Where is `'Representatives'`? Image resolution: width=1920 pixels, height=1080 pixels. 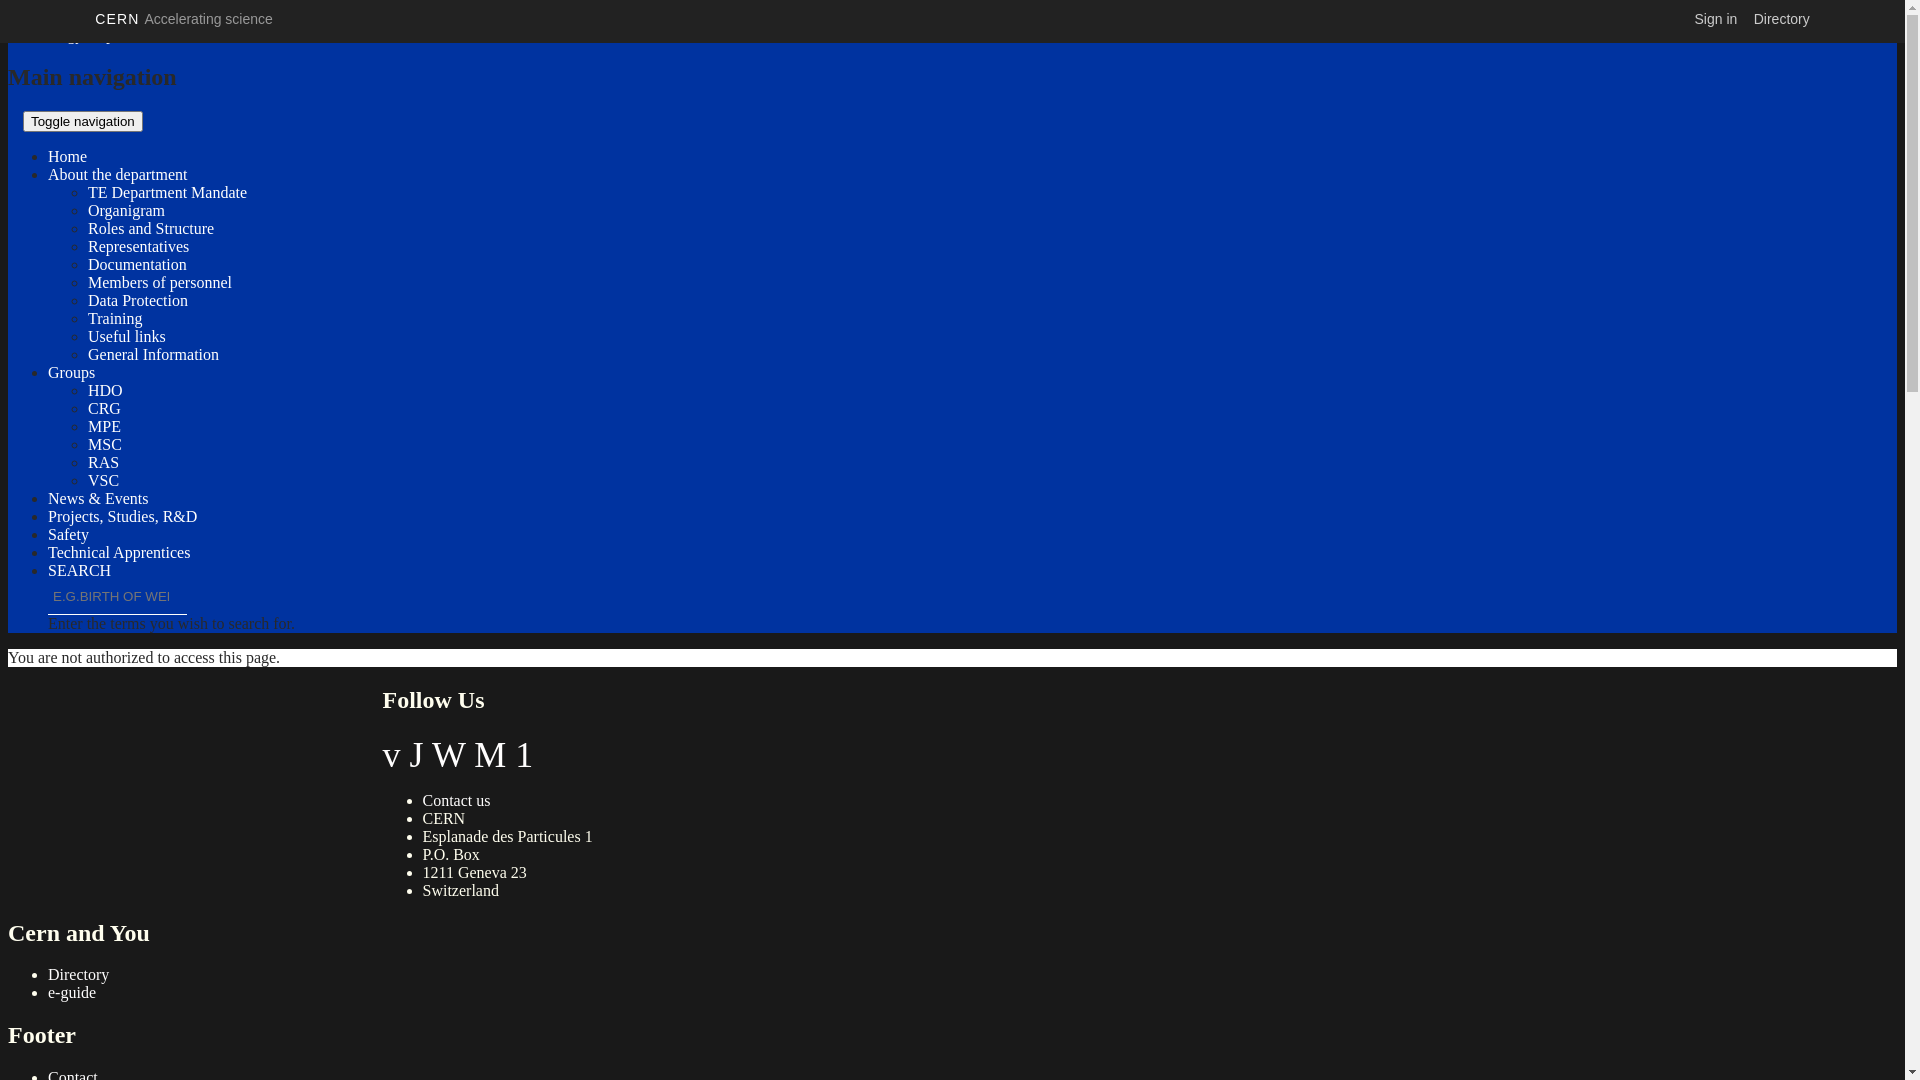
'Representatives' is located at coordinates (86, 245).